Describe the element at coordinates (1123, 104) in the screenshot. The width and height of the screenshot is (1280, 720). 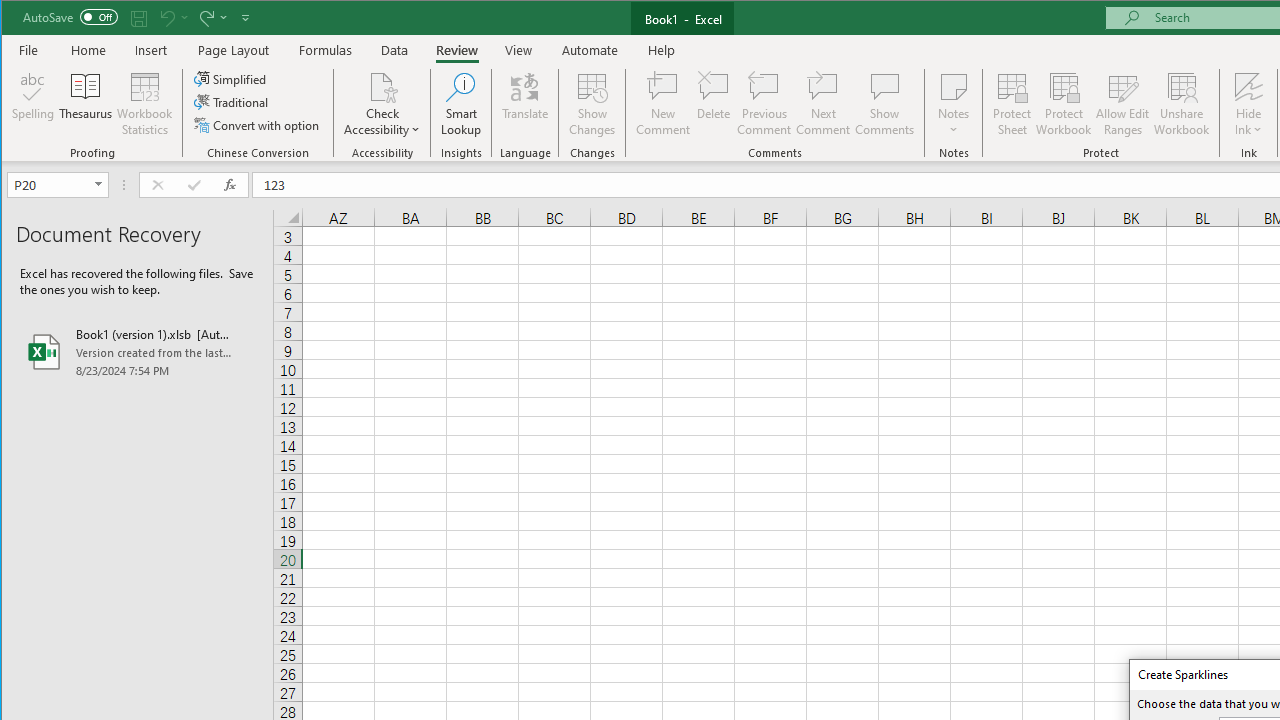
I see `'Allow Edit Ranges'` at that location.